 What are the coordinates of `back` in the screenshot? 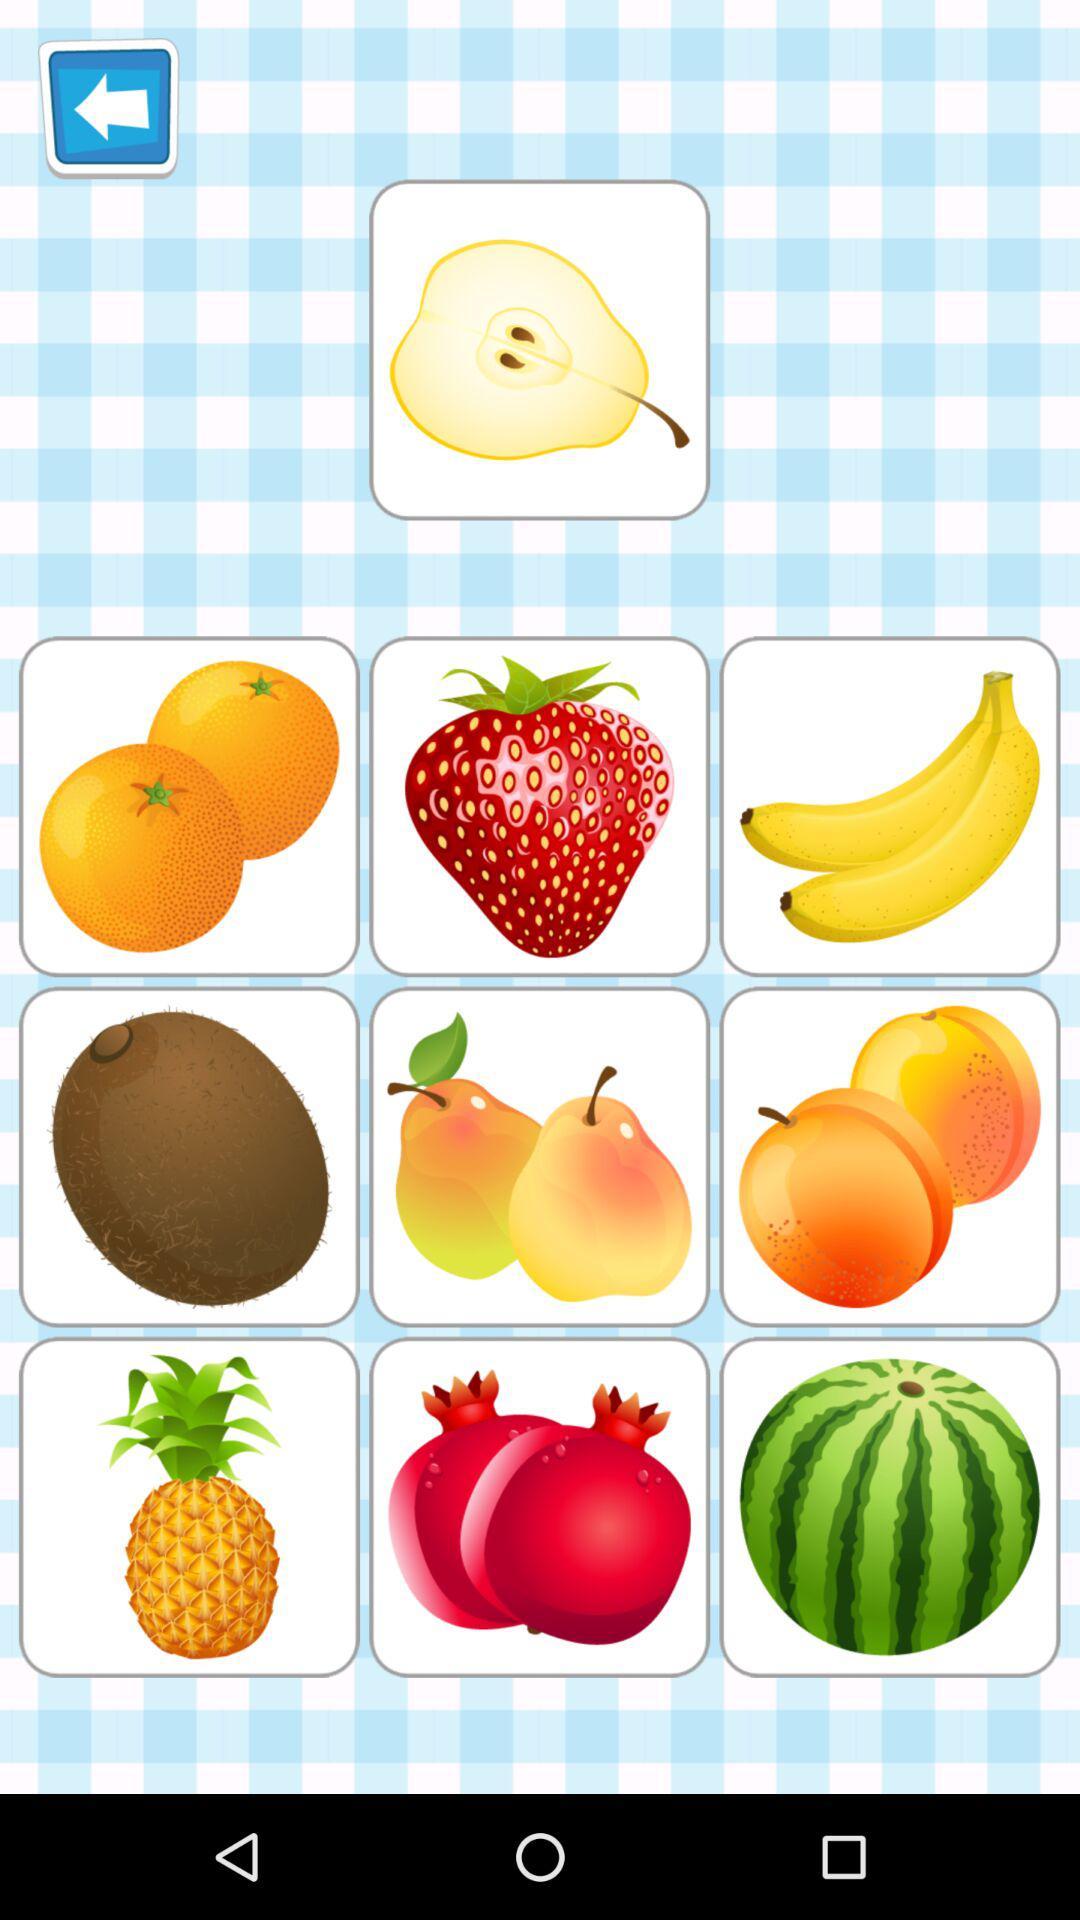 It's located at (108, 107).